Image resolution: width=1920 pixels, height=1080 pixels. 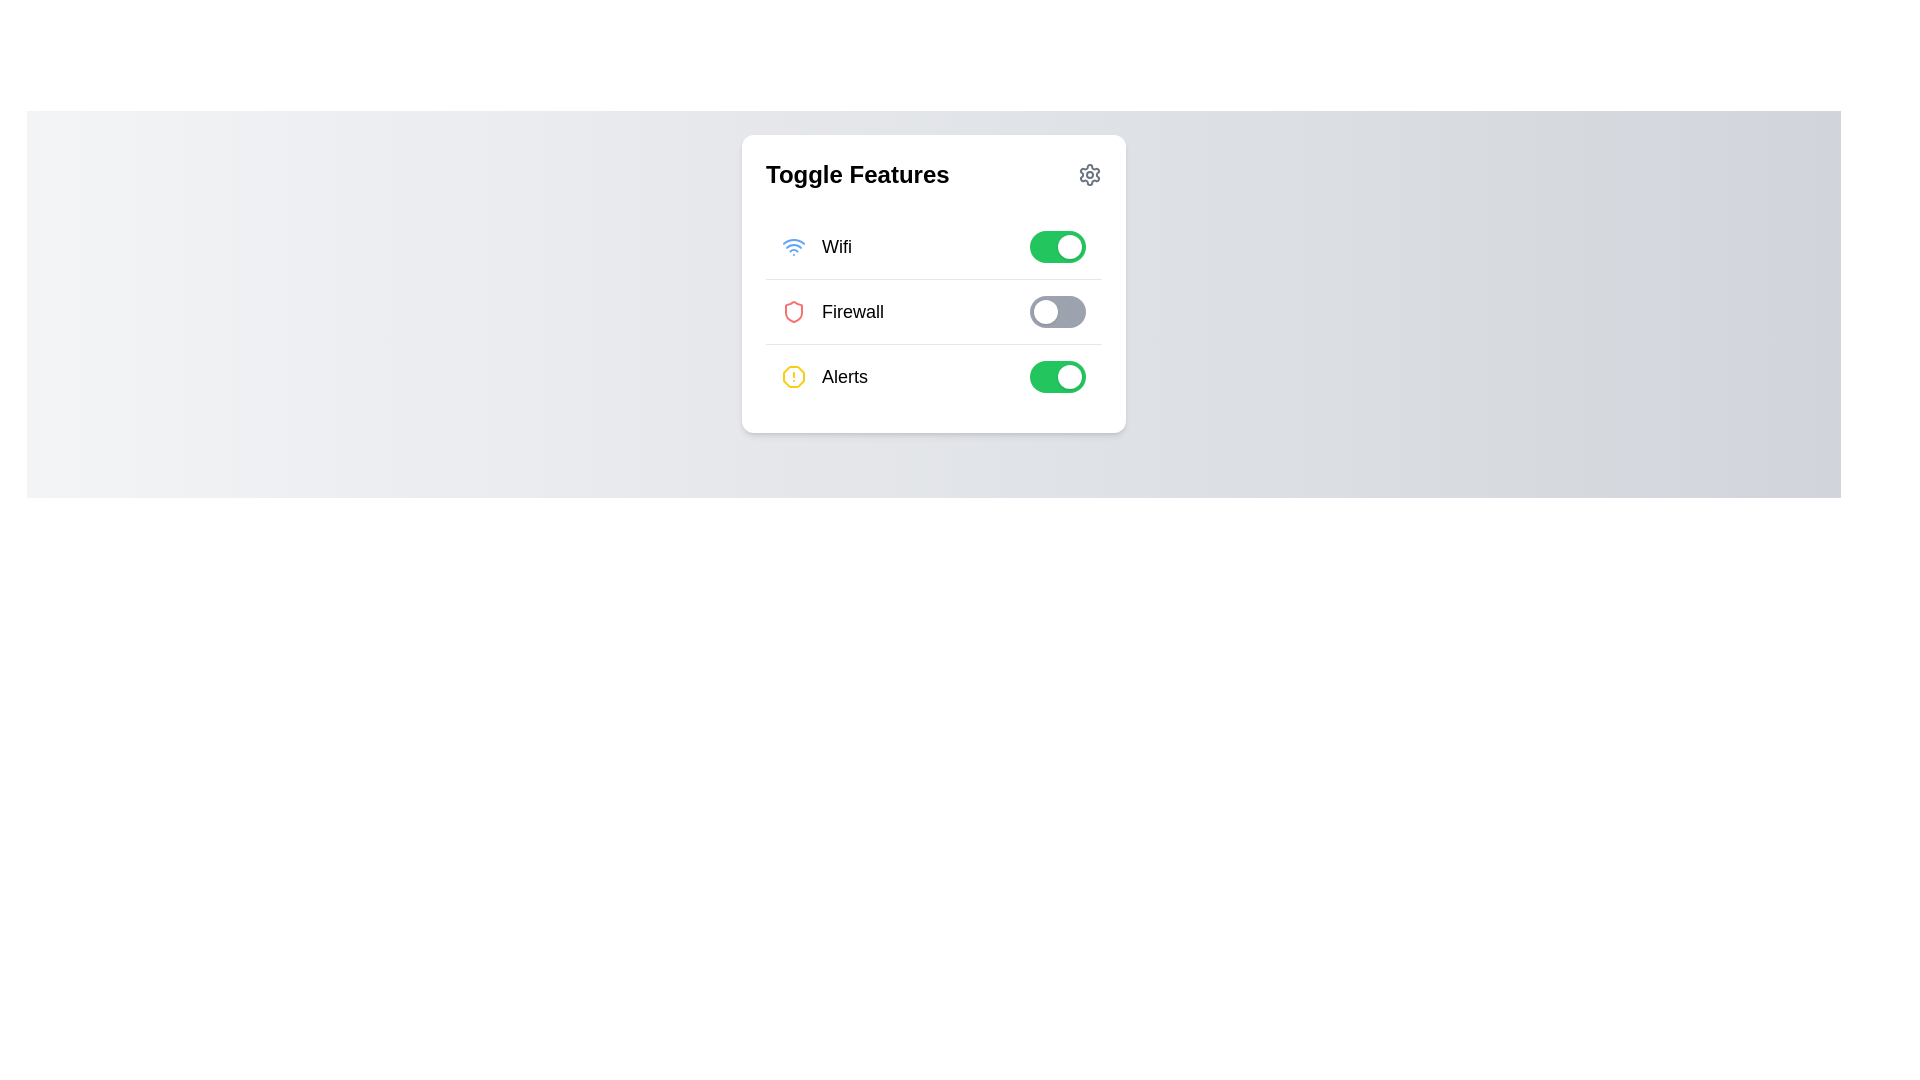 What do you see at coordinates (1064, 312) in the screenshot?
I see `the draggable toggle button located in the second row labeled 'Firewall' within the 'Toggle Features' section` at bounding box center [1064, 312].